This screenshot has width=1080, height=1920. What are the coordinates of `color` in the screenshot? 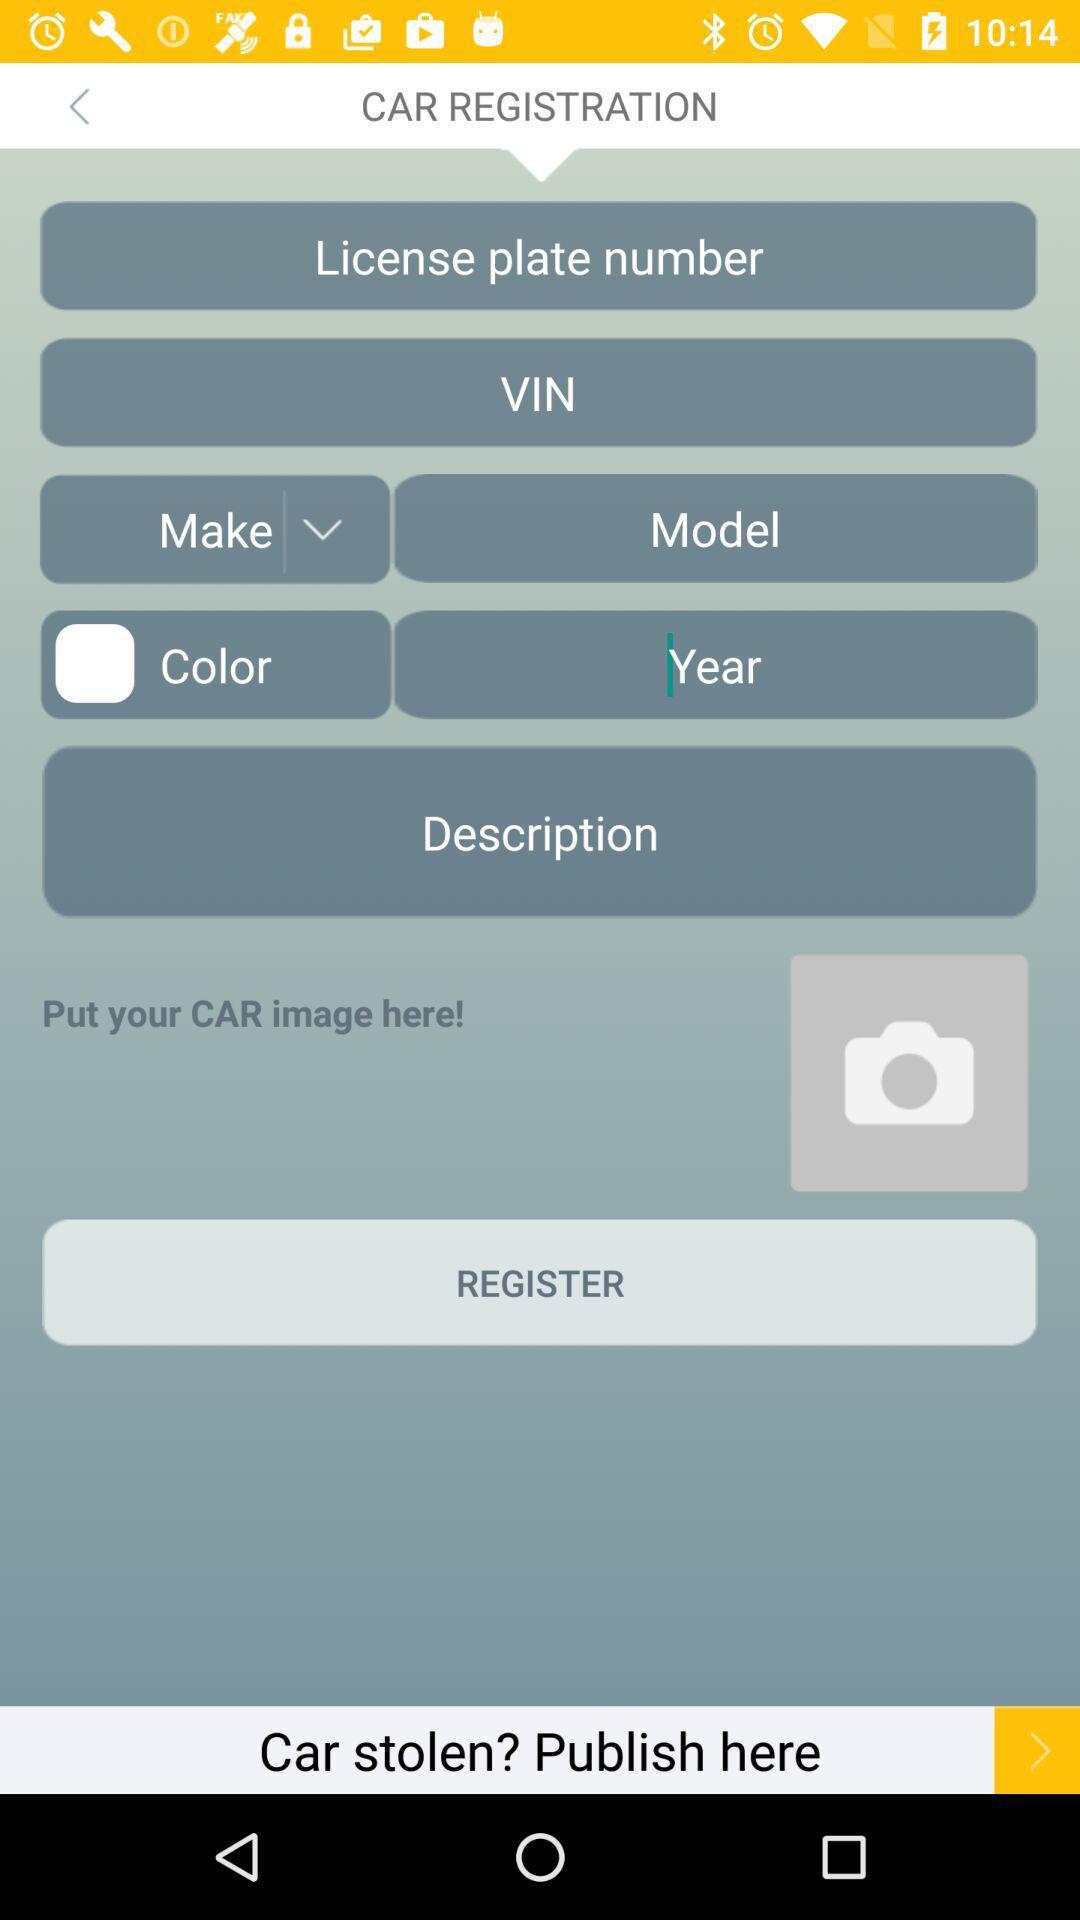 It's located at (215, 664).